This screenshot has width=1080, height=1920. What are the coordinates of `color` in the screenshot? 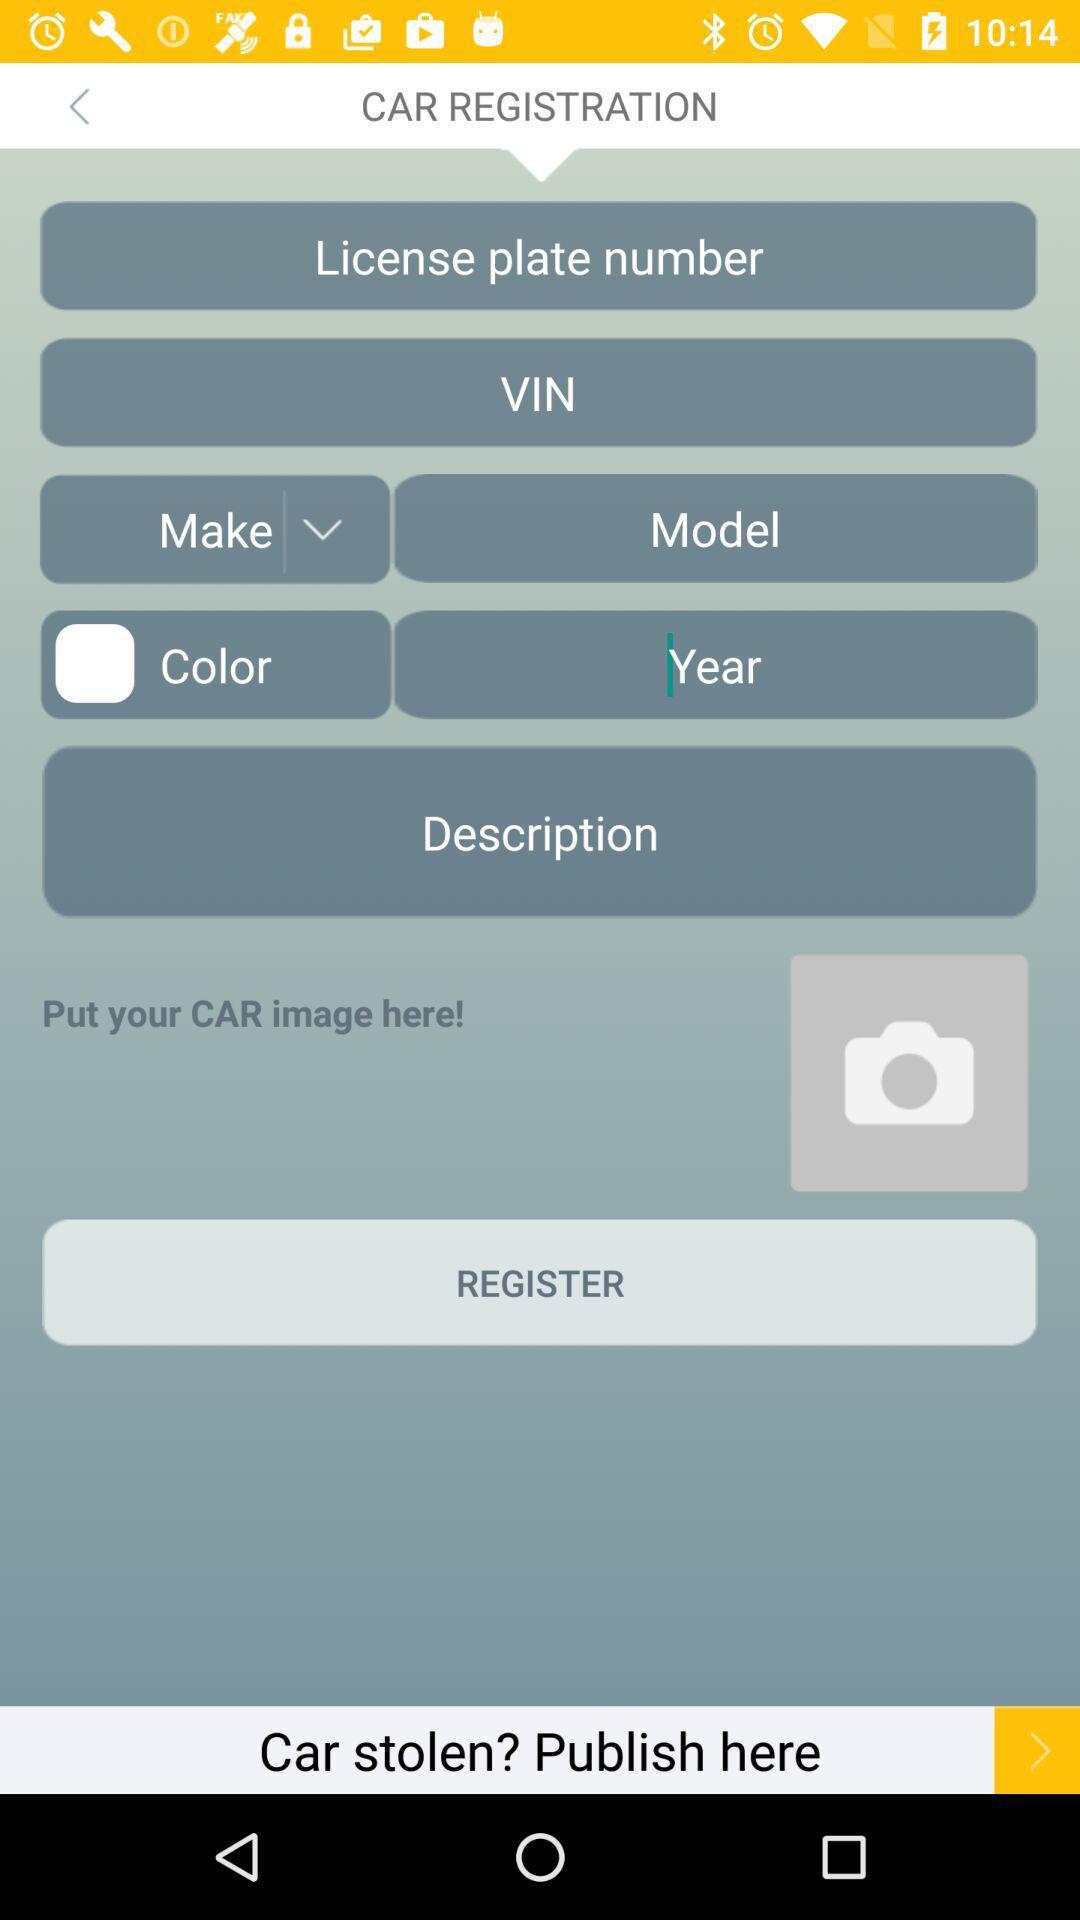 It's located at (215, 664).